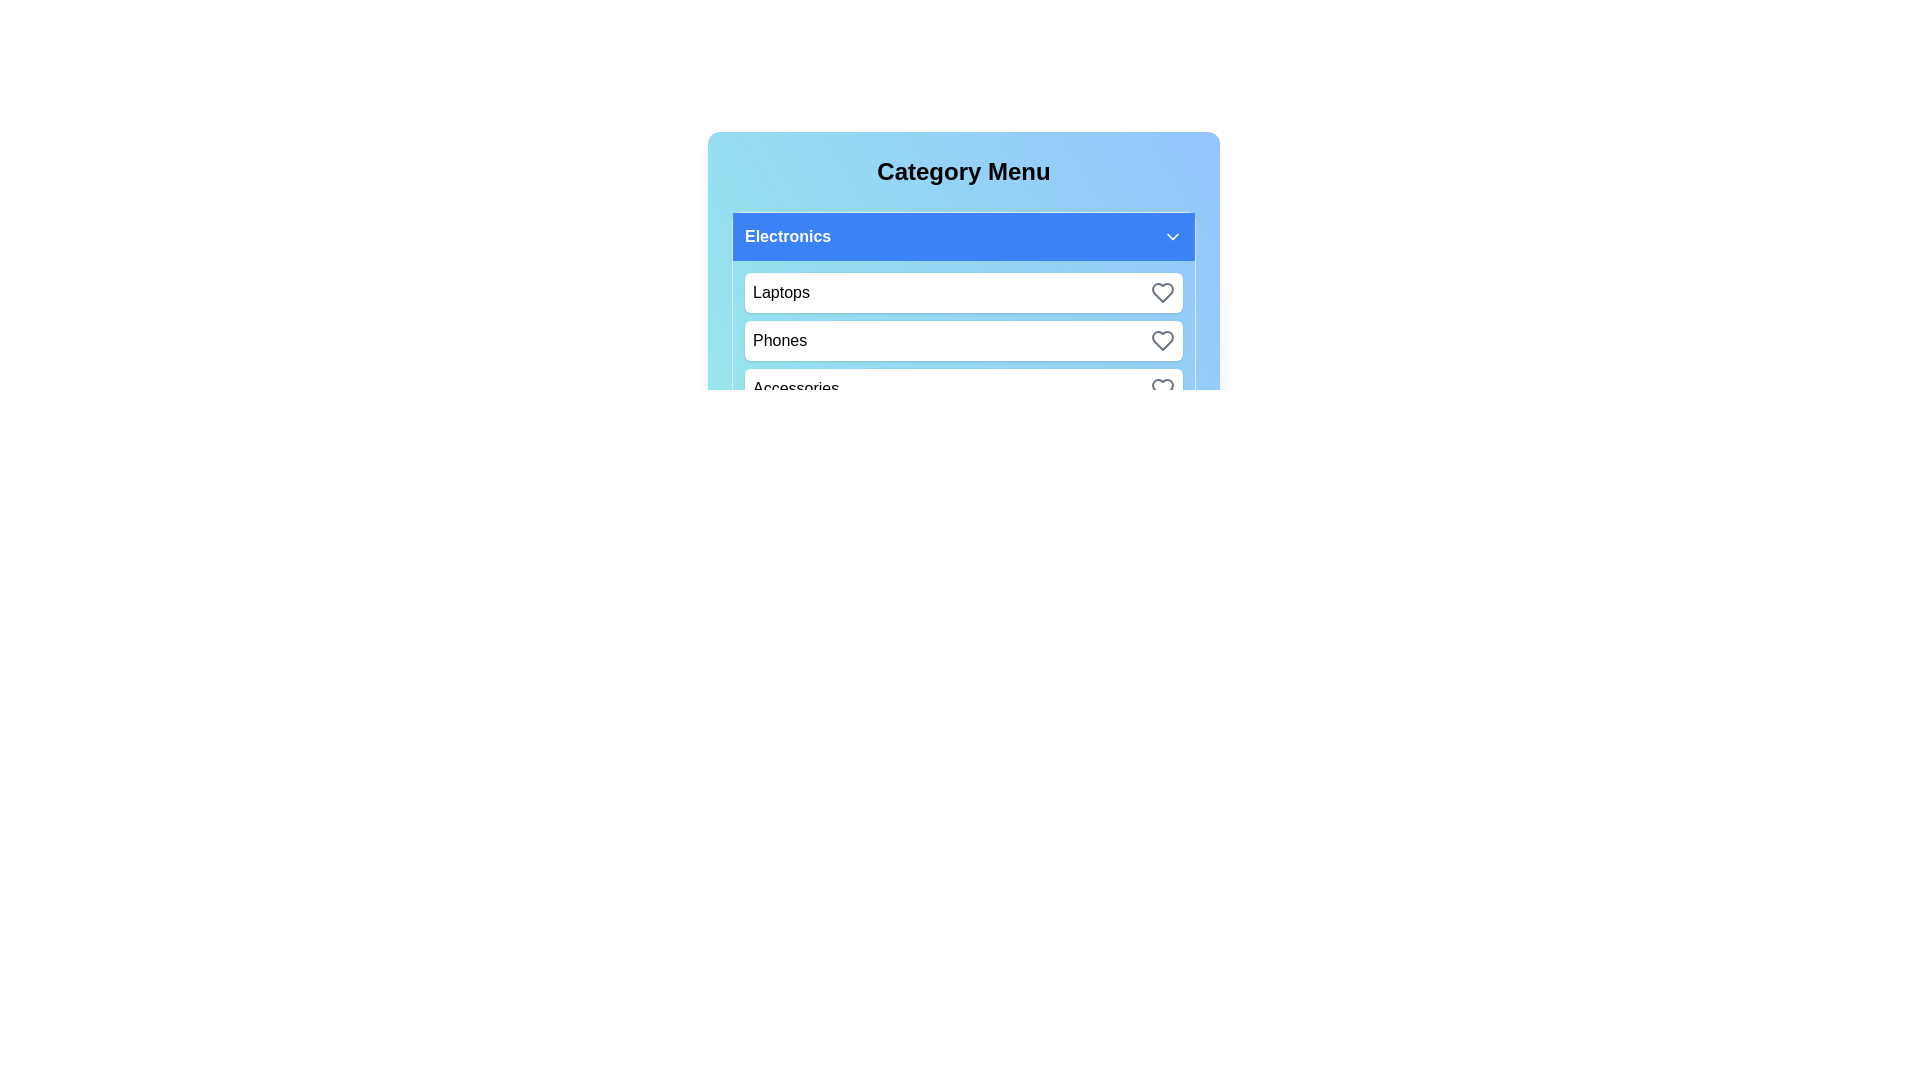 This screenshot has height=1080, width=1920. What do you see at coordinates (1162, 339) in the screenshot?
I see `the heart-shaped icon button in the right-hand column of the row labeled 'Phones' within the 'Category Menu' dropdown` at bounding box center [1162, 339].